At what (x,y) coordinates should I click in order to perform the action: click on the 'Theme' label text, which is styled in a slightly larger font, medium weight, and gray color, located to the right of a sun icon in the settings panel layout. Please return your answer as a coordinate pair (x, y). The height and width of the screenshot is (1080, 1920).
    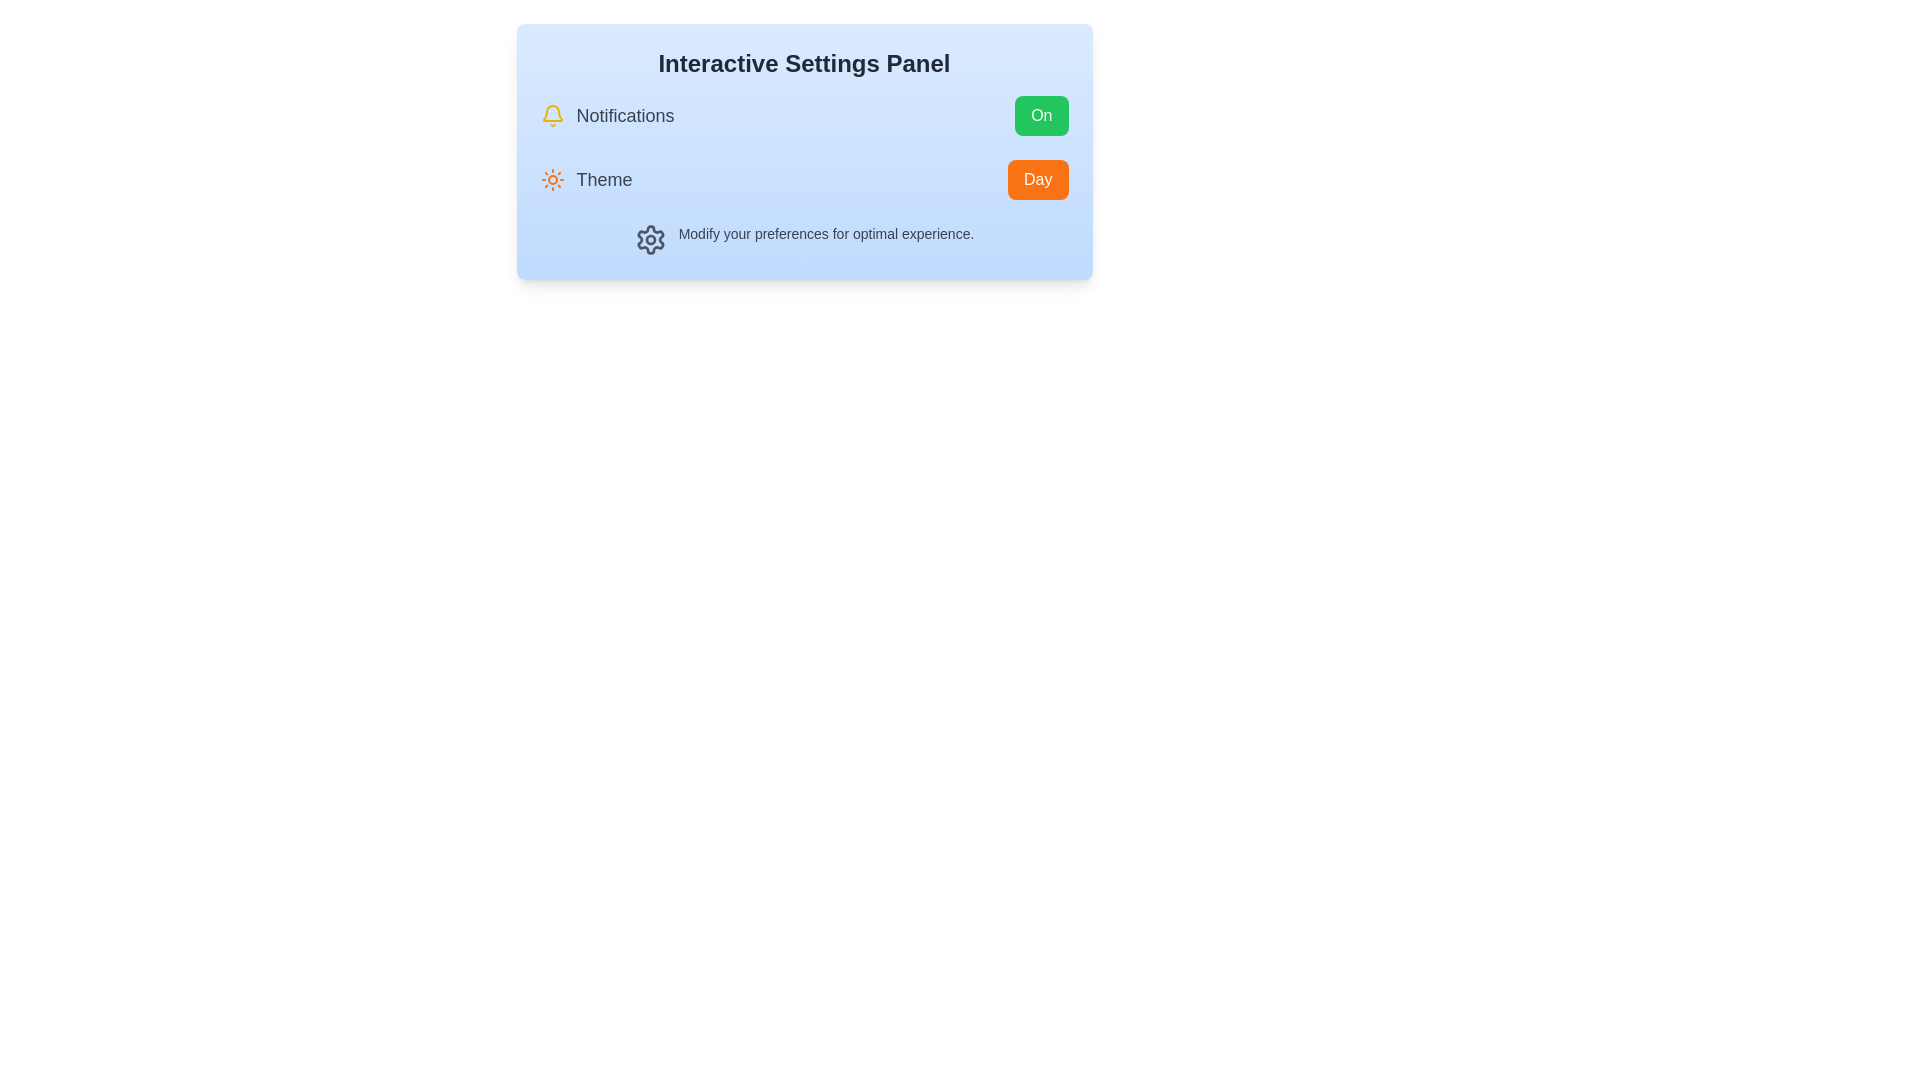
    Looking at the image, I should click on (603, 180).